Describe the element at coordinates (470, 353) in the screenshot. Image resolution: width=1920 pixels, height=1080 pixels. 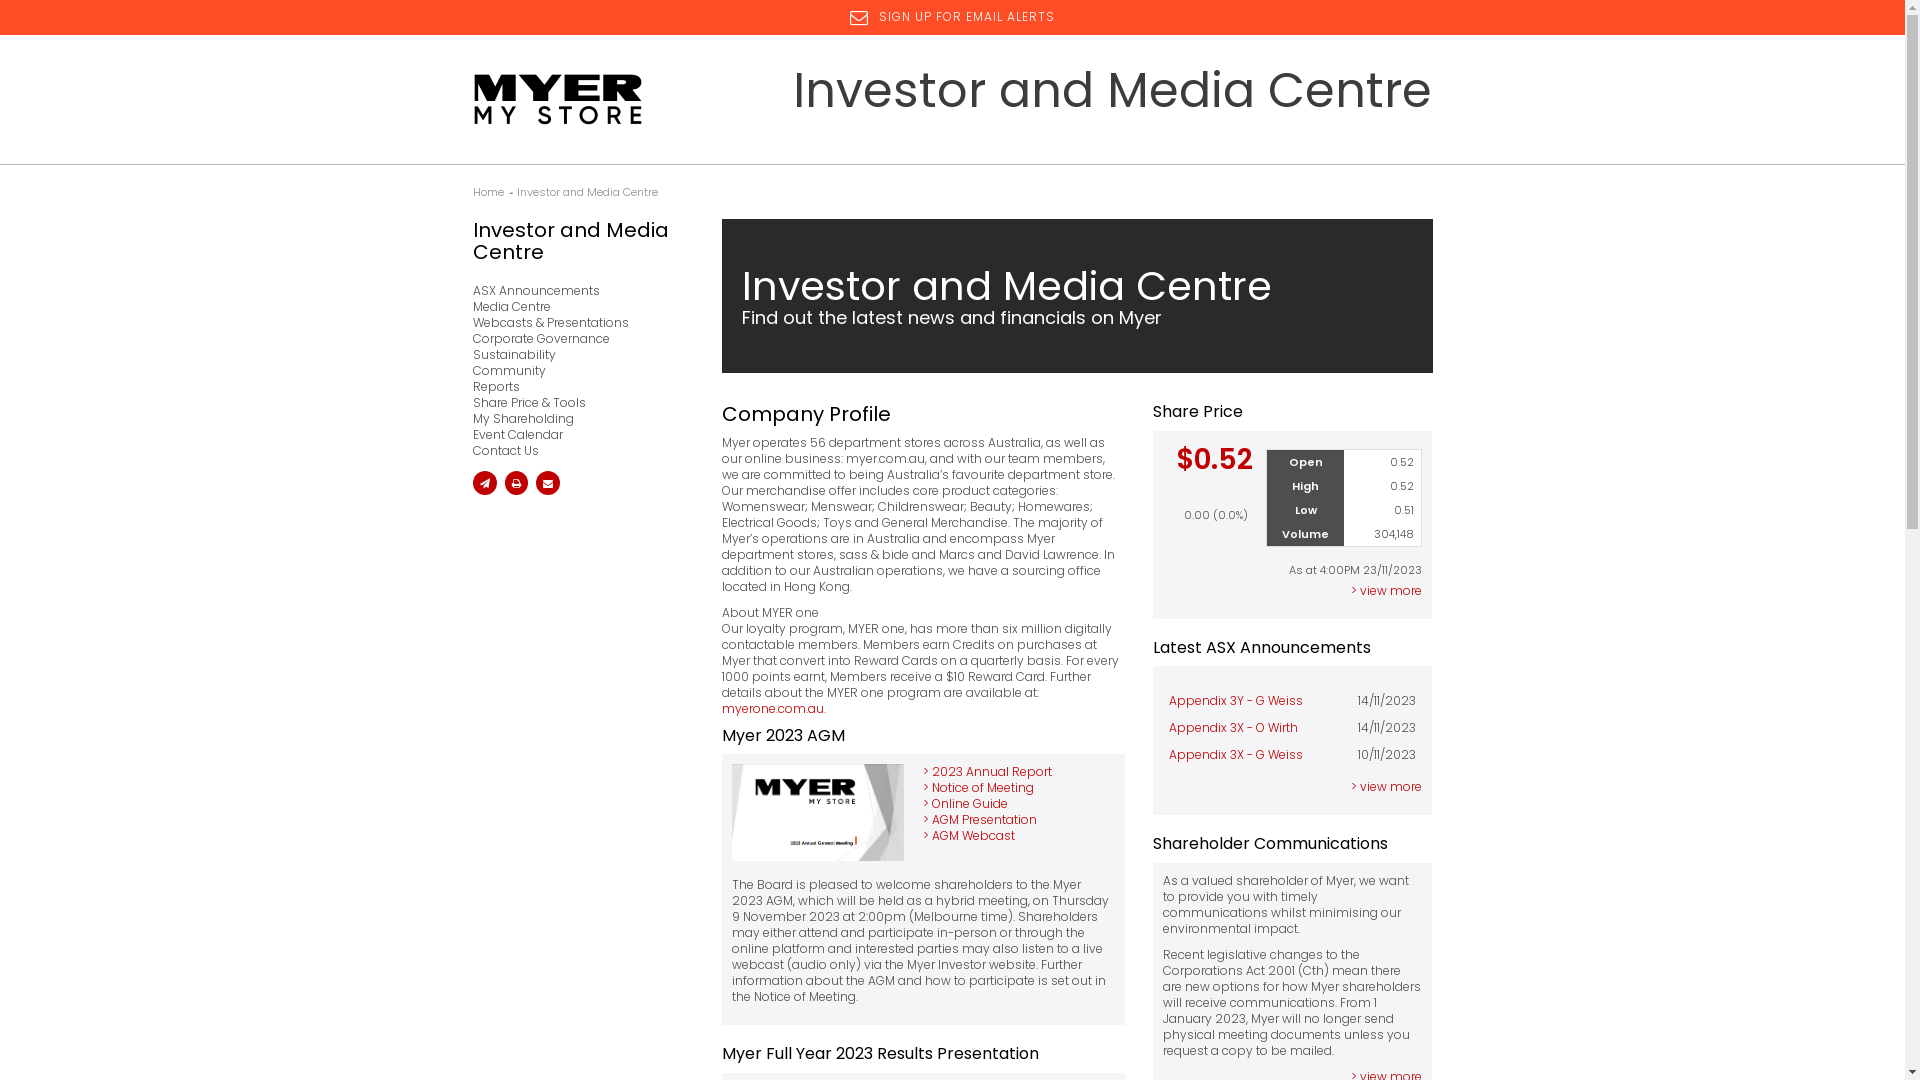
I see `'Sustainability'` at that location.